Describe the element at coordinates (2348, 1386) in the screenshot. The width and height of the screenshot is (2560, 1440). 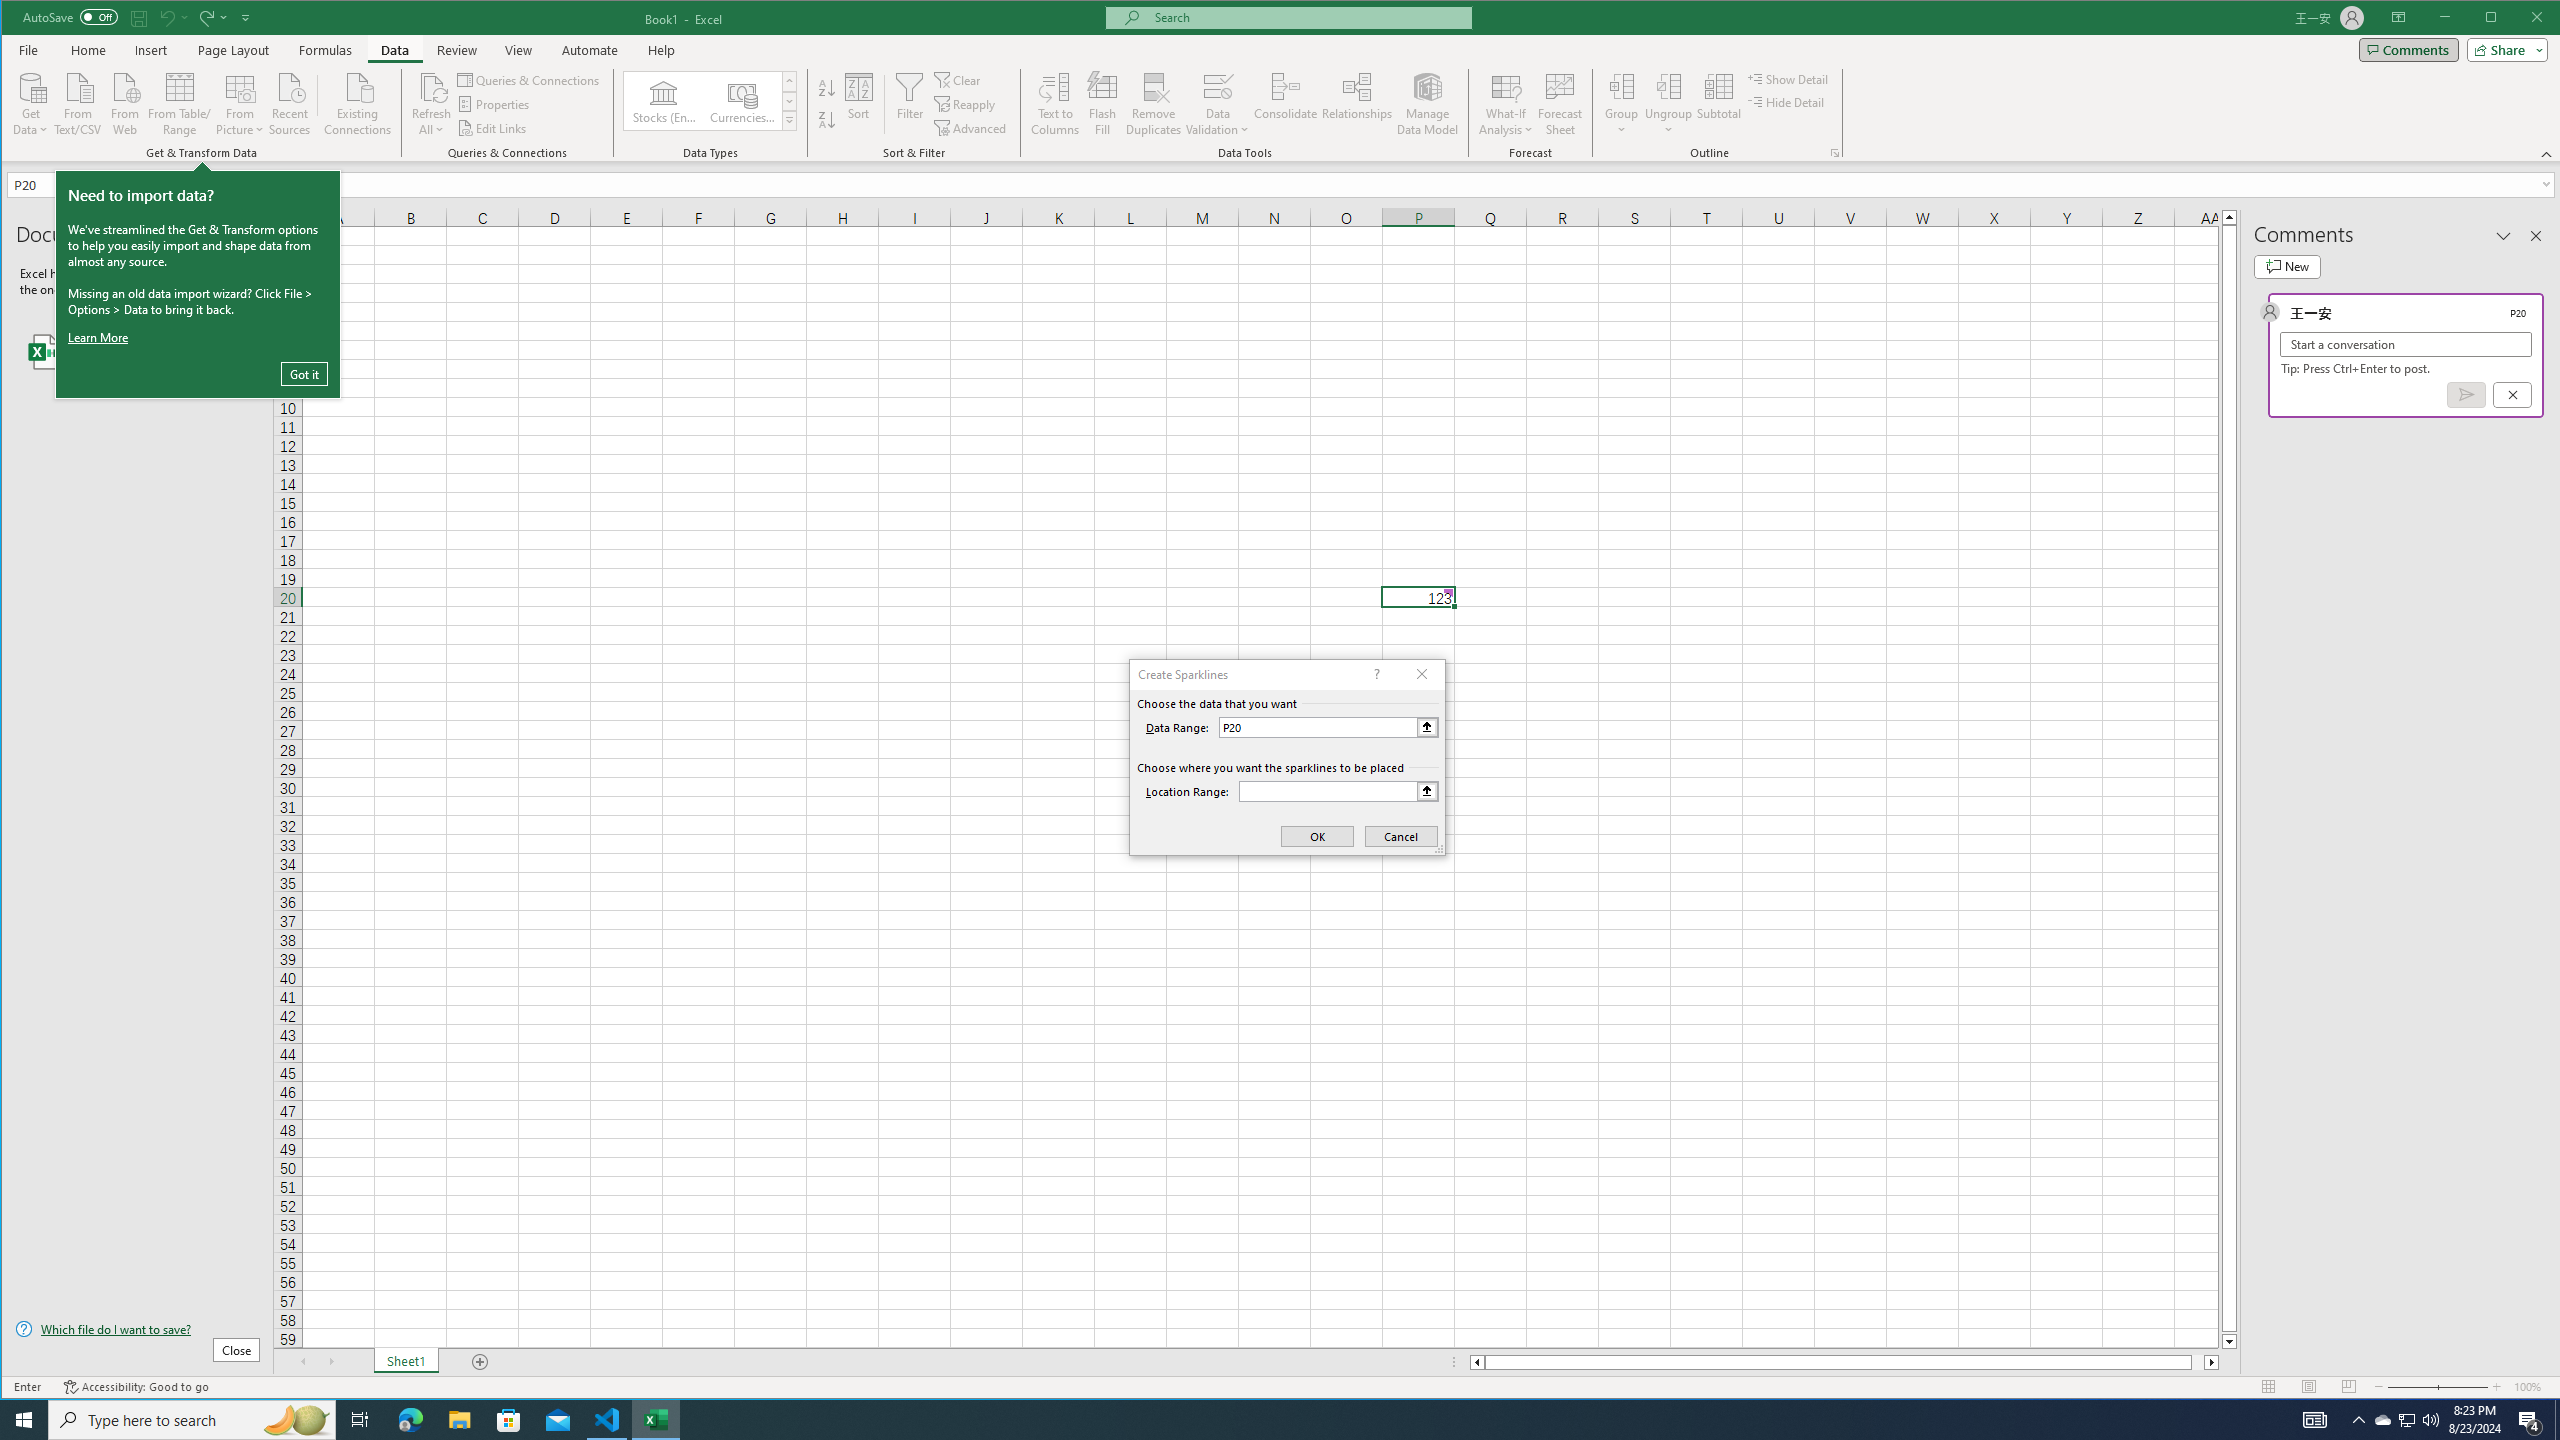
I see `'Page Break Preview'` at that location.